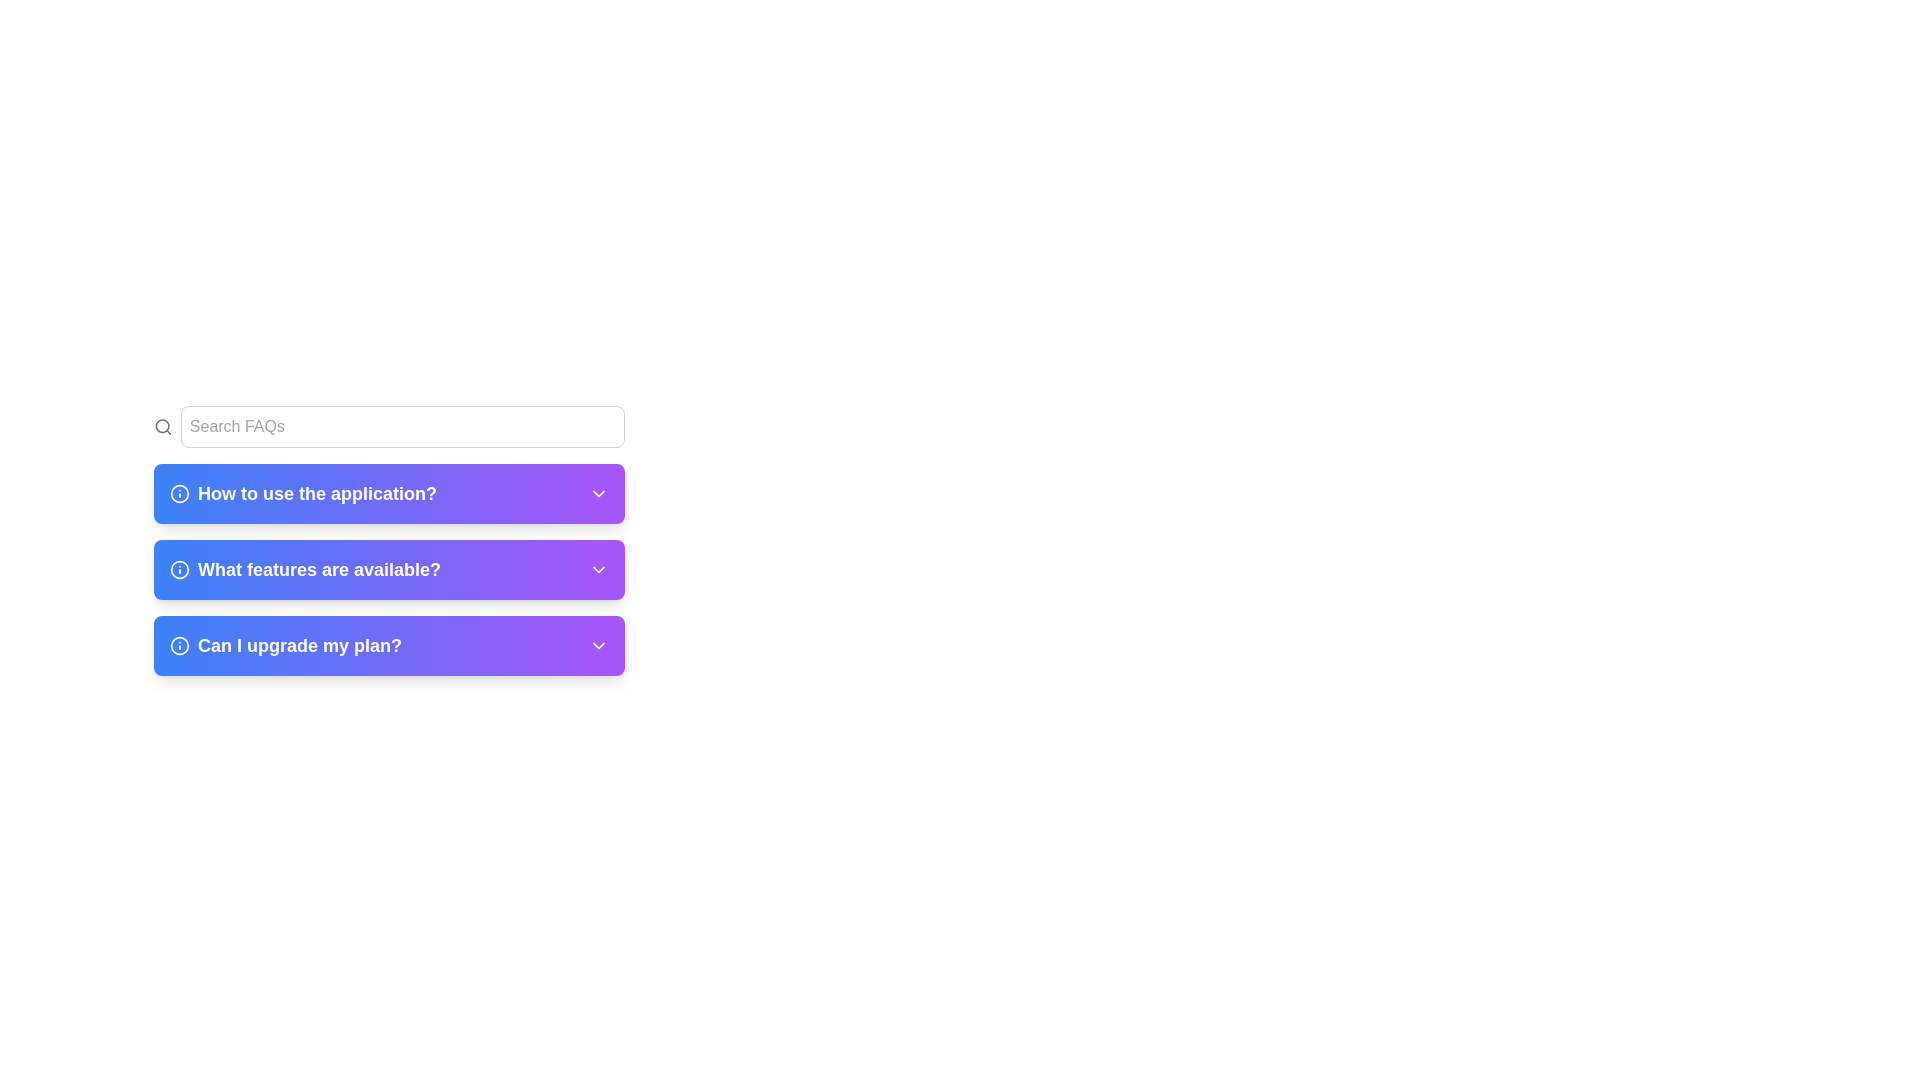  Describe the element at coordinates (180, 493) in the screenshot. I see `the small circular information icon, which has a blue outline and is located to the left of the FAQ question 'How to use the application?'` at that location.